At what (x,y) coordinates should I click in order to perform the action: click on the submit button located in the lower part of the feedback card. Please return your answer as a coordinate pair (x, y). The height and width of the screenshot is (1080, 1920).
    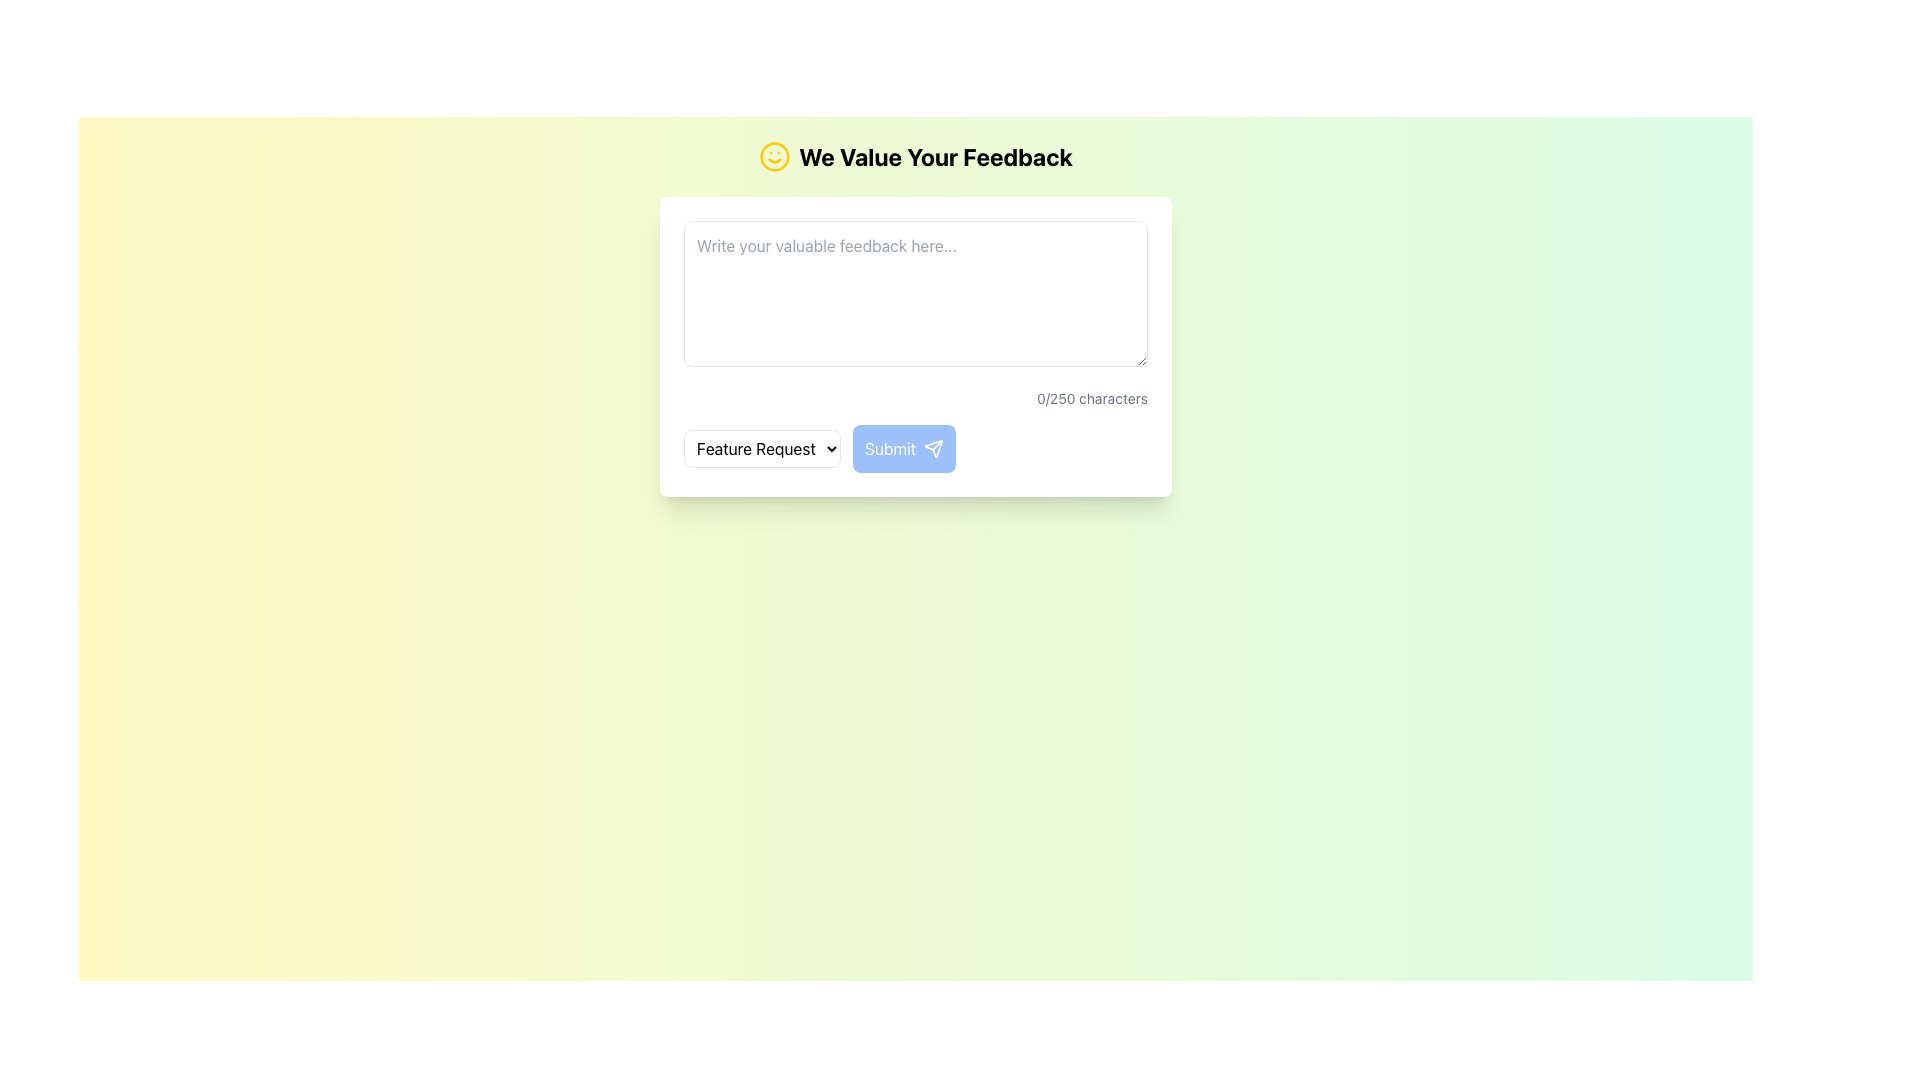
    Looking at the image, I should click on (915, 447).